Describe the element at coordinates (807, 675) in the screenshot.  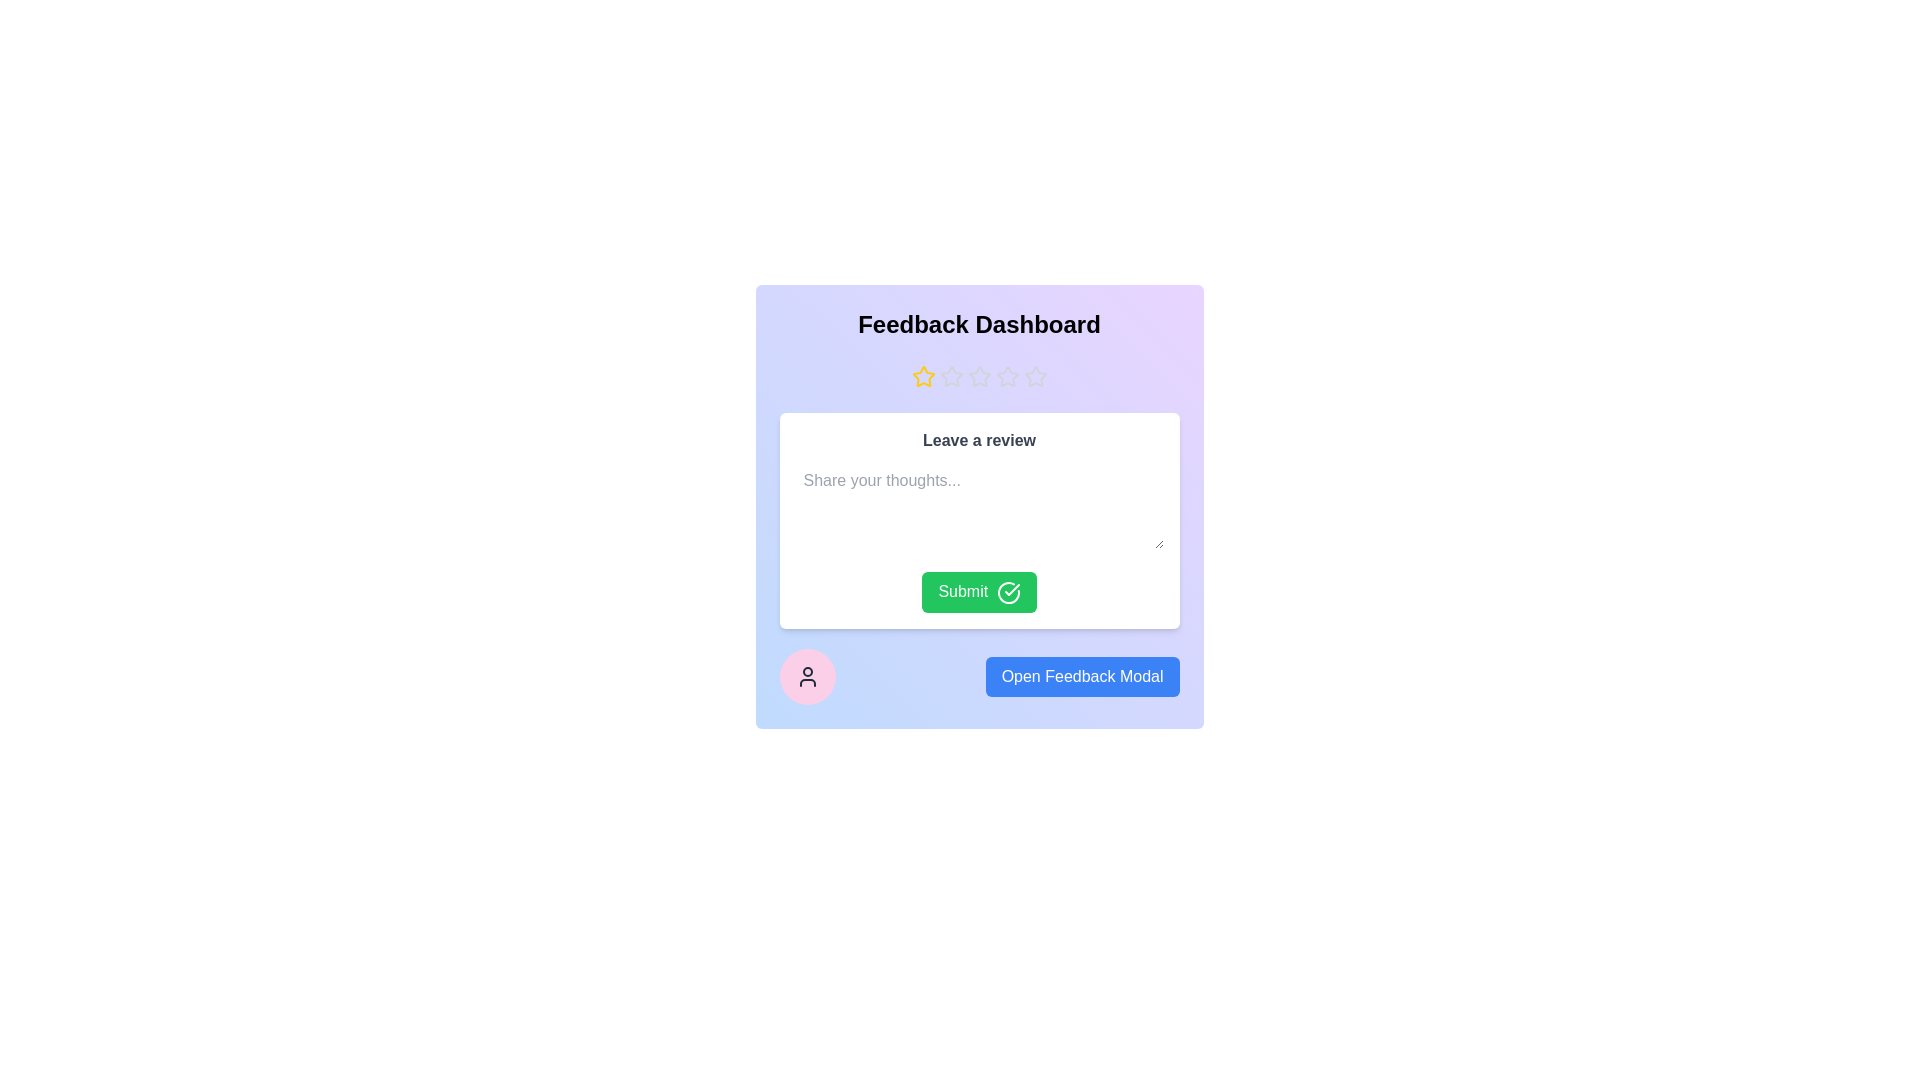
I see `the circular badge icon button representing user profile or related actions, located on the left side of the Feedback Dashboard, above the 'Open Feedback Modal' button` at that location.